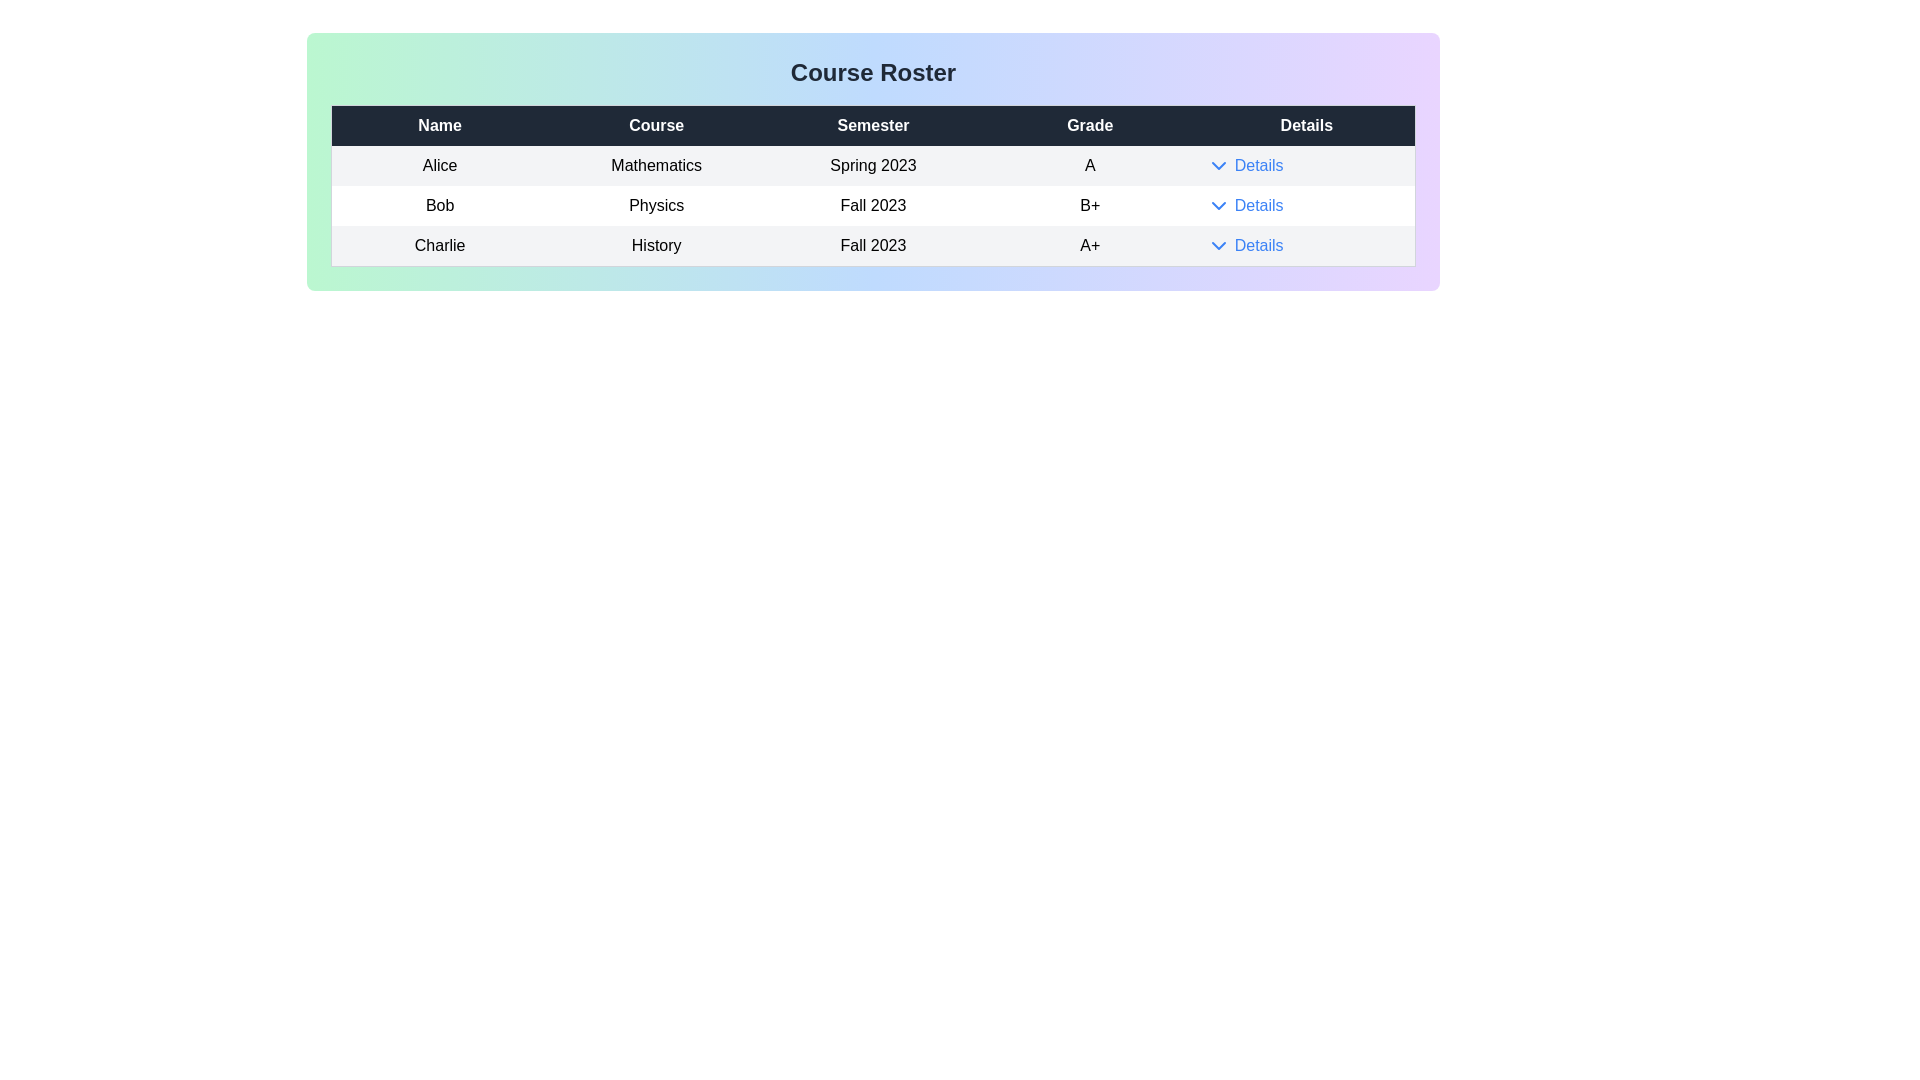 The height and width of the screenshot is (1080, 1920). What do you see at coordinates (1307, 205) in the screenshot?
I see `the 'Details' hyperlink/button associated with the 'Bob' row in the second row of the table` at bounding box center [1307, 205].